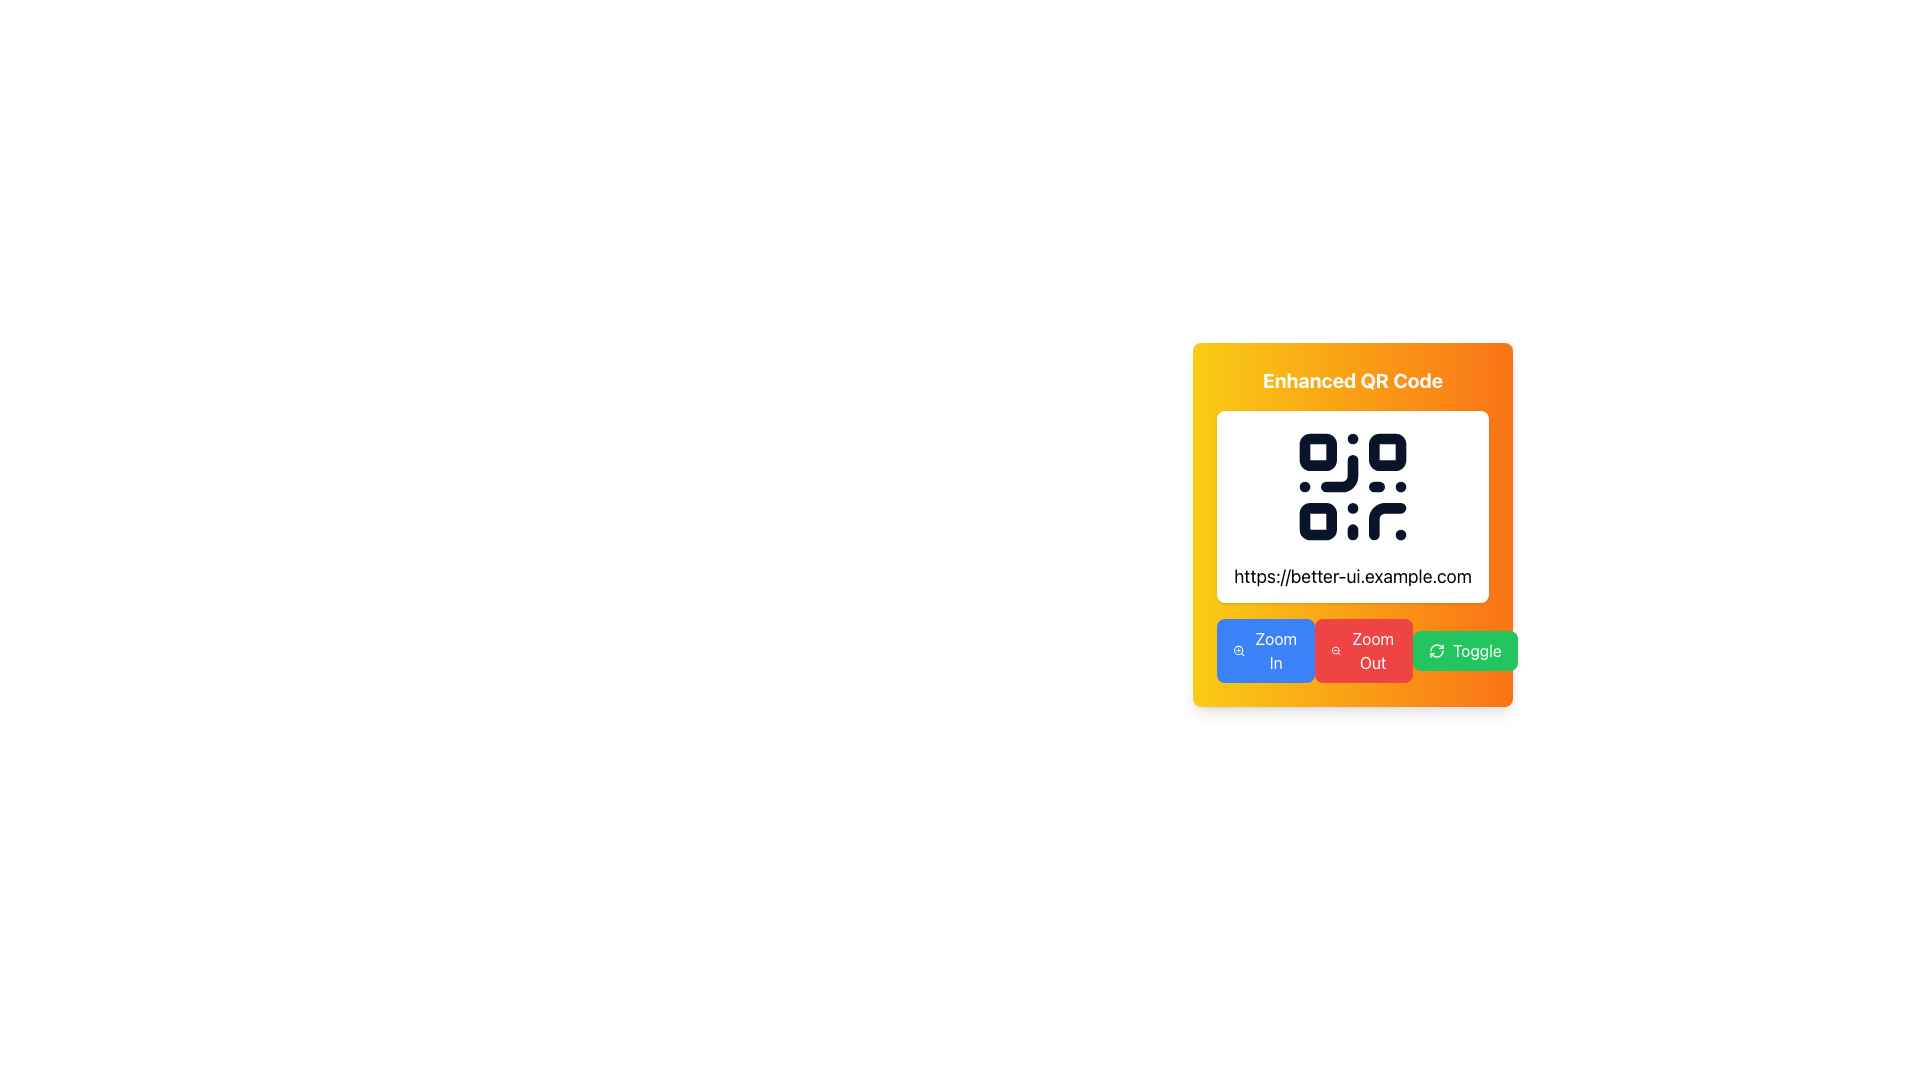 The height and width of the screenshot is (1080, 1920). What do you see at coordinates (1318, 520) in the screenshot?
I see `the small rounded square located in the bottom-left corner of the QR code graphic, which is the third square in the grid structure` at bounding box center [1318, 520].